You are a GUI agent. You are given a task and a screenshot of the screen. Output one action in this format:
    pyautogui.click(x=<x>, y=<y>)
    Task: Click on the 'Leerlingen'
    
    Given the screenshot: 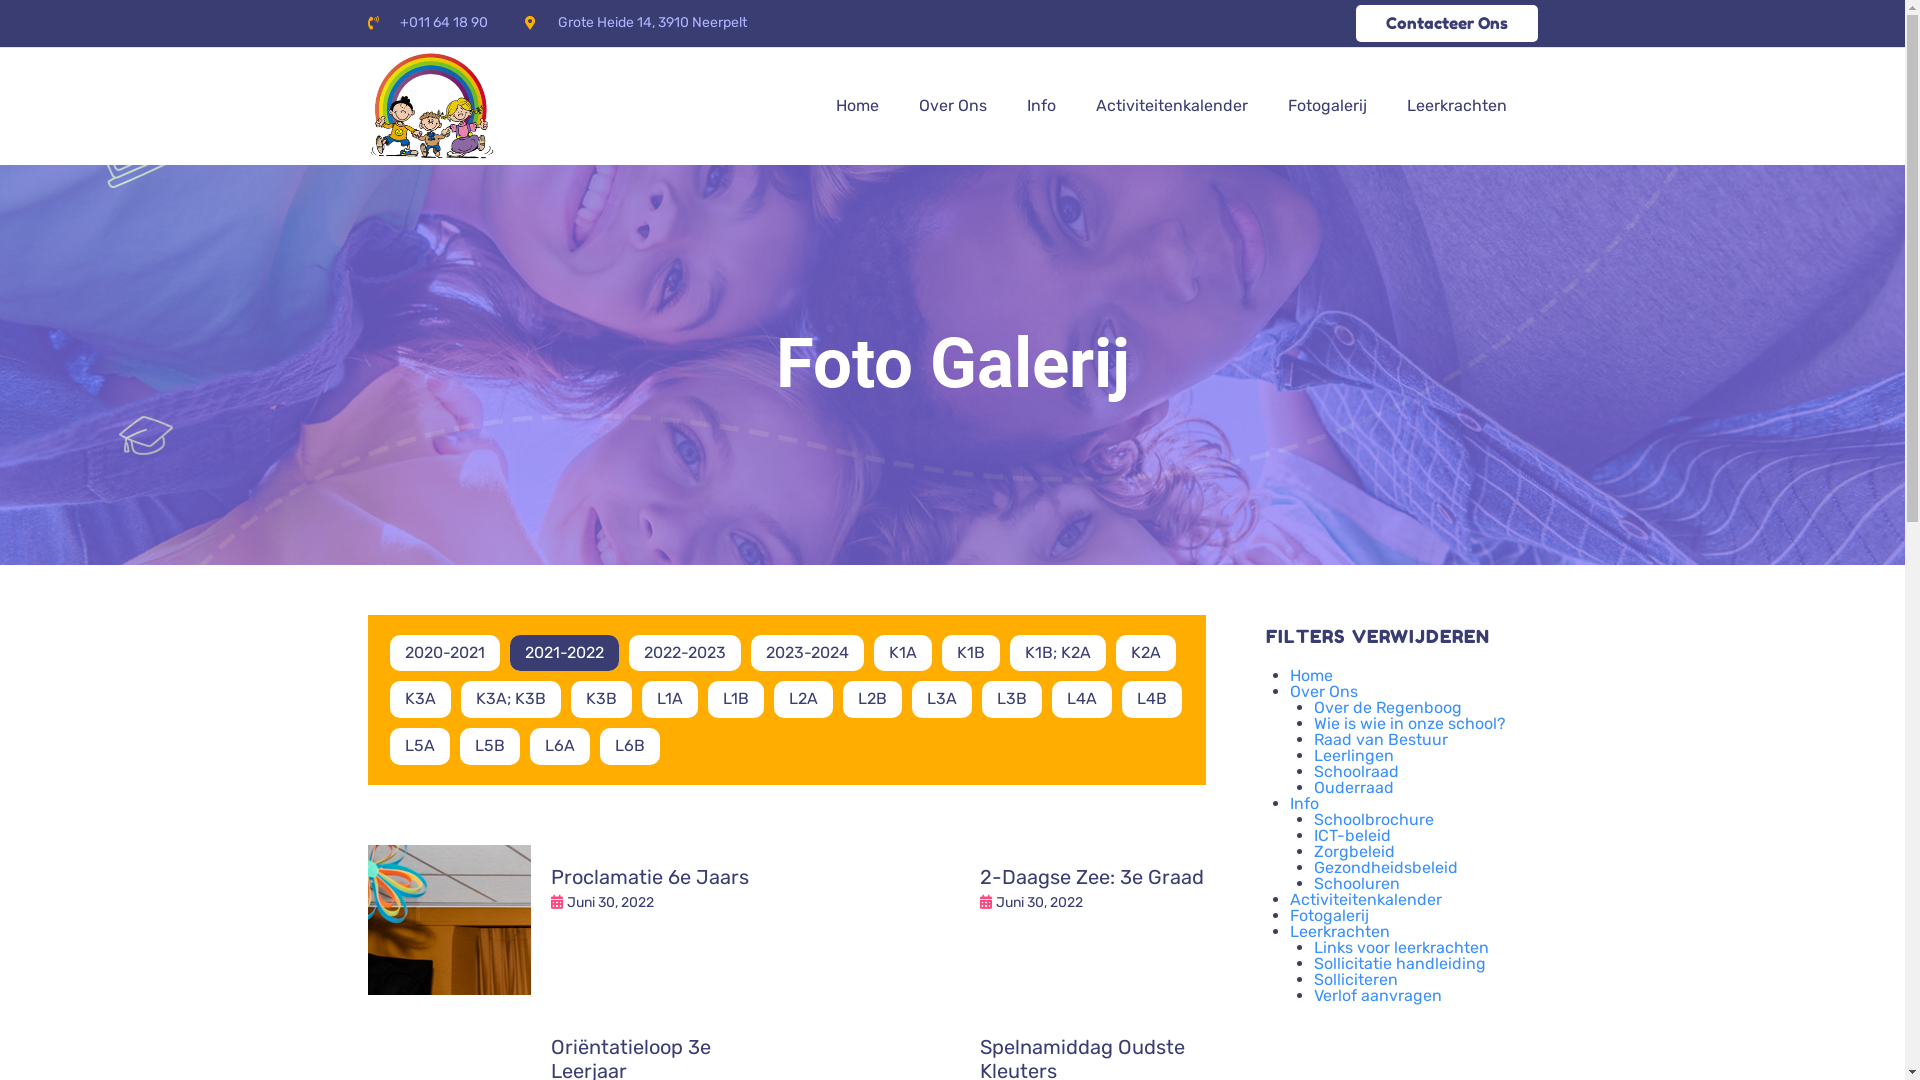 What is the action you would take?
    pyautogui.click(x=1314, y=755)
    